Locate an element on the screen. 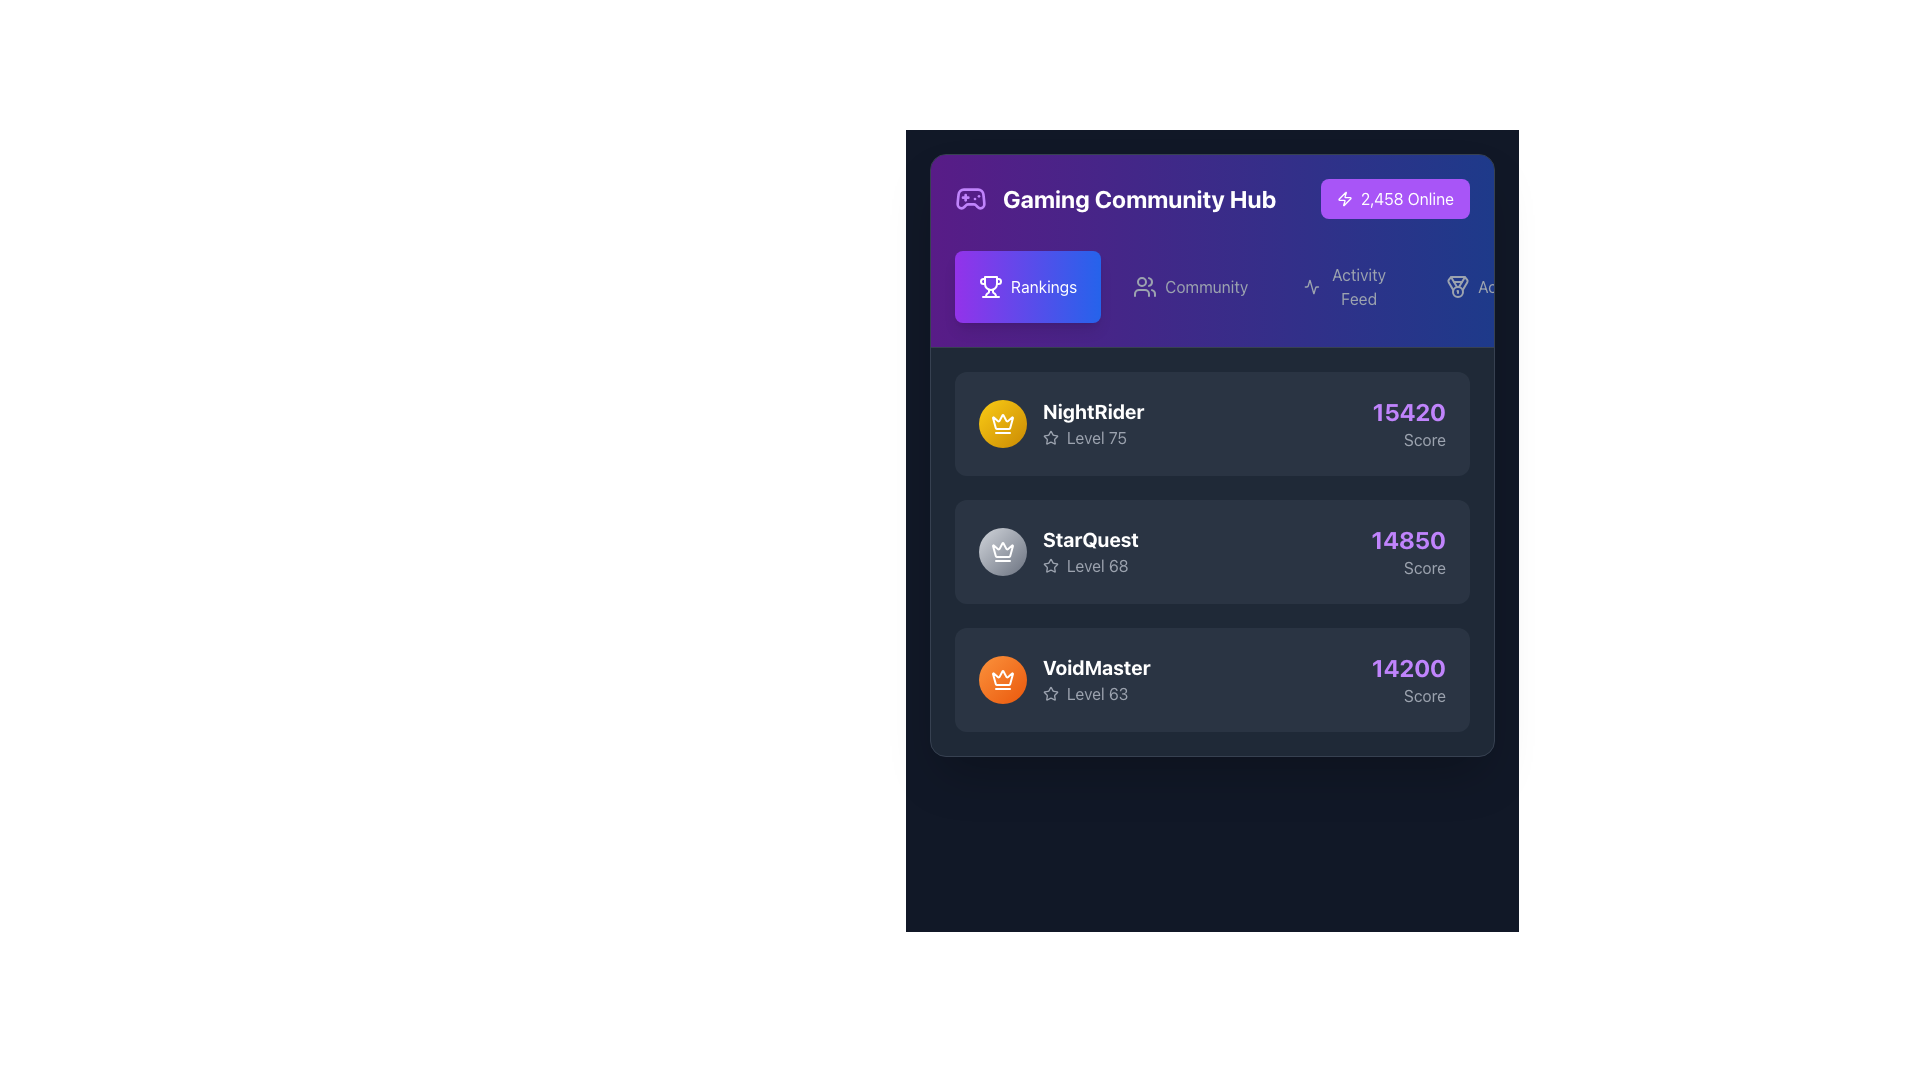 The width and height of the screenshot is (1920, 1080). the small SVG icon resembling a waveform located in the top navigation bar to the left of the 'Activity Feed' label is located at coordinates (1312, 286).